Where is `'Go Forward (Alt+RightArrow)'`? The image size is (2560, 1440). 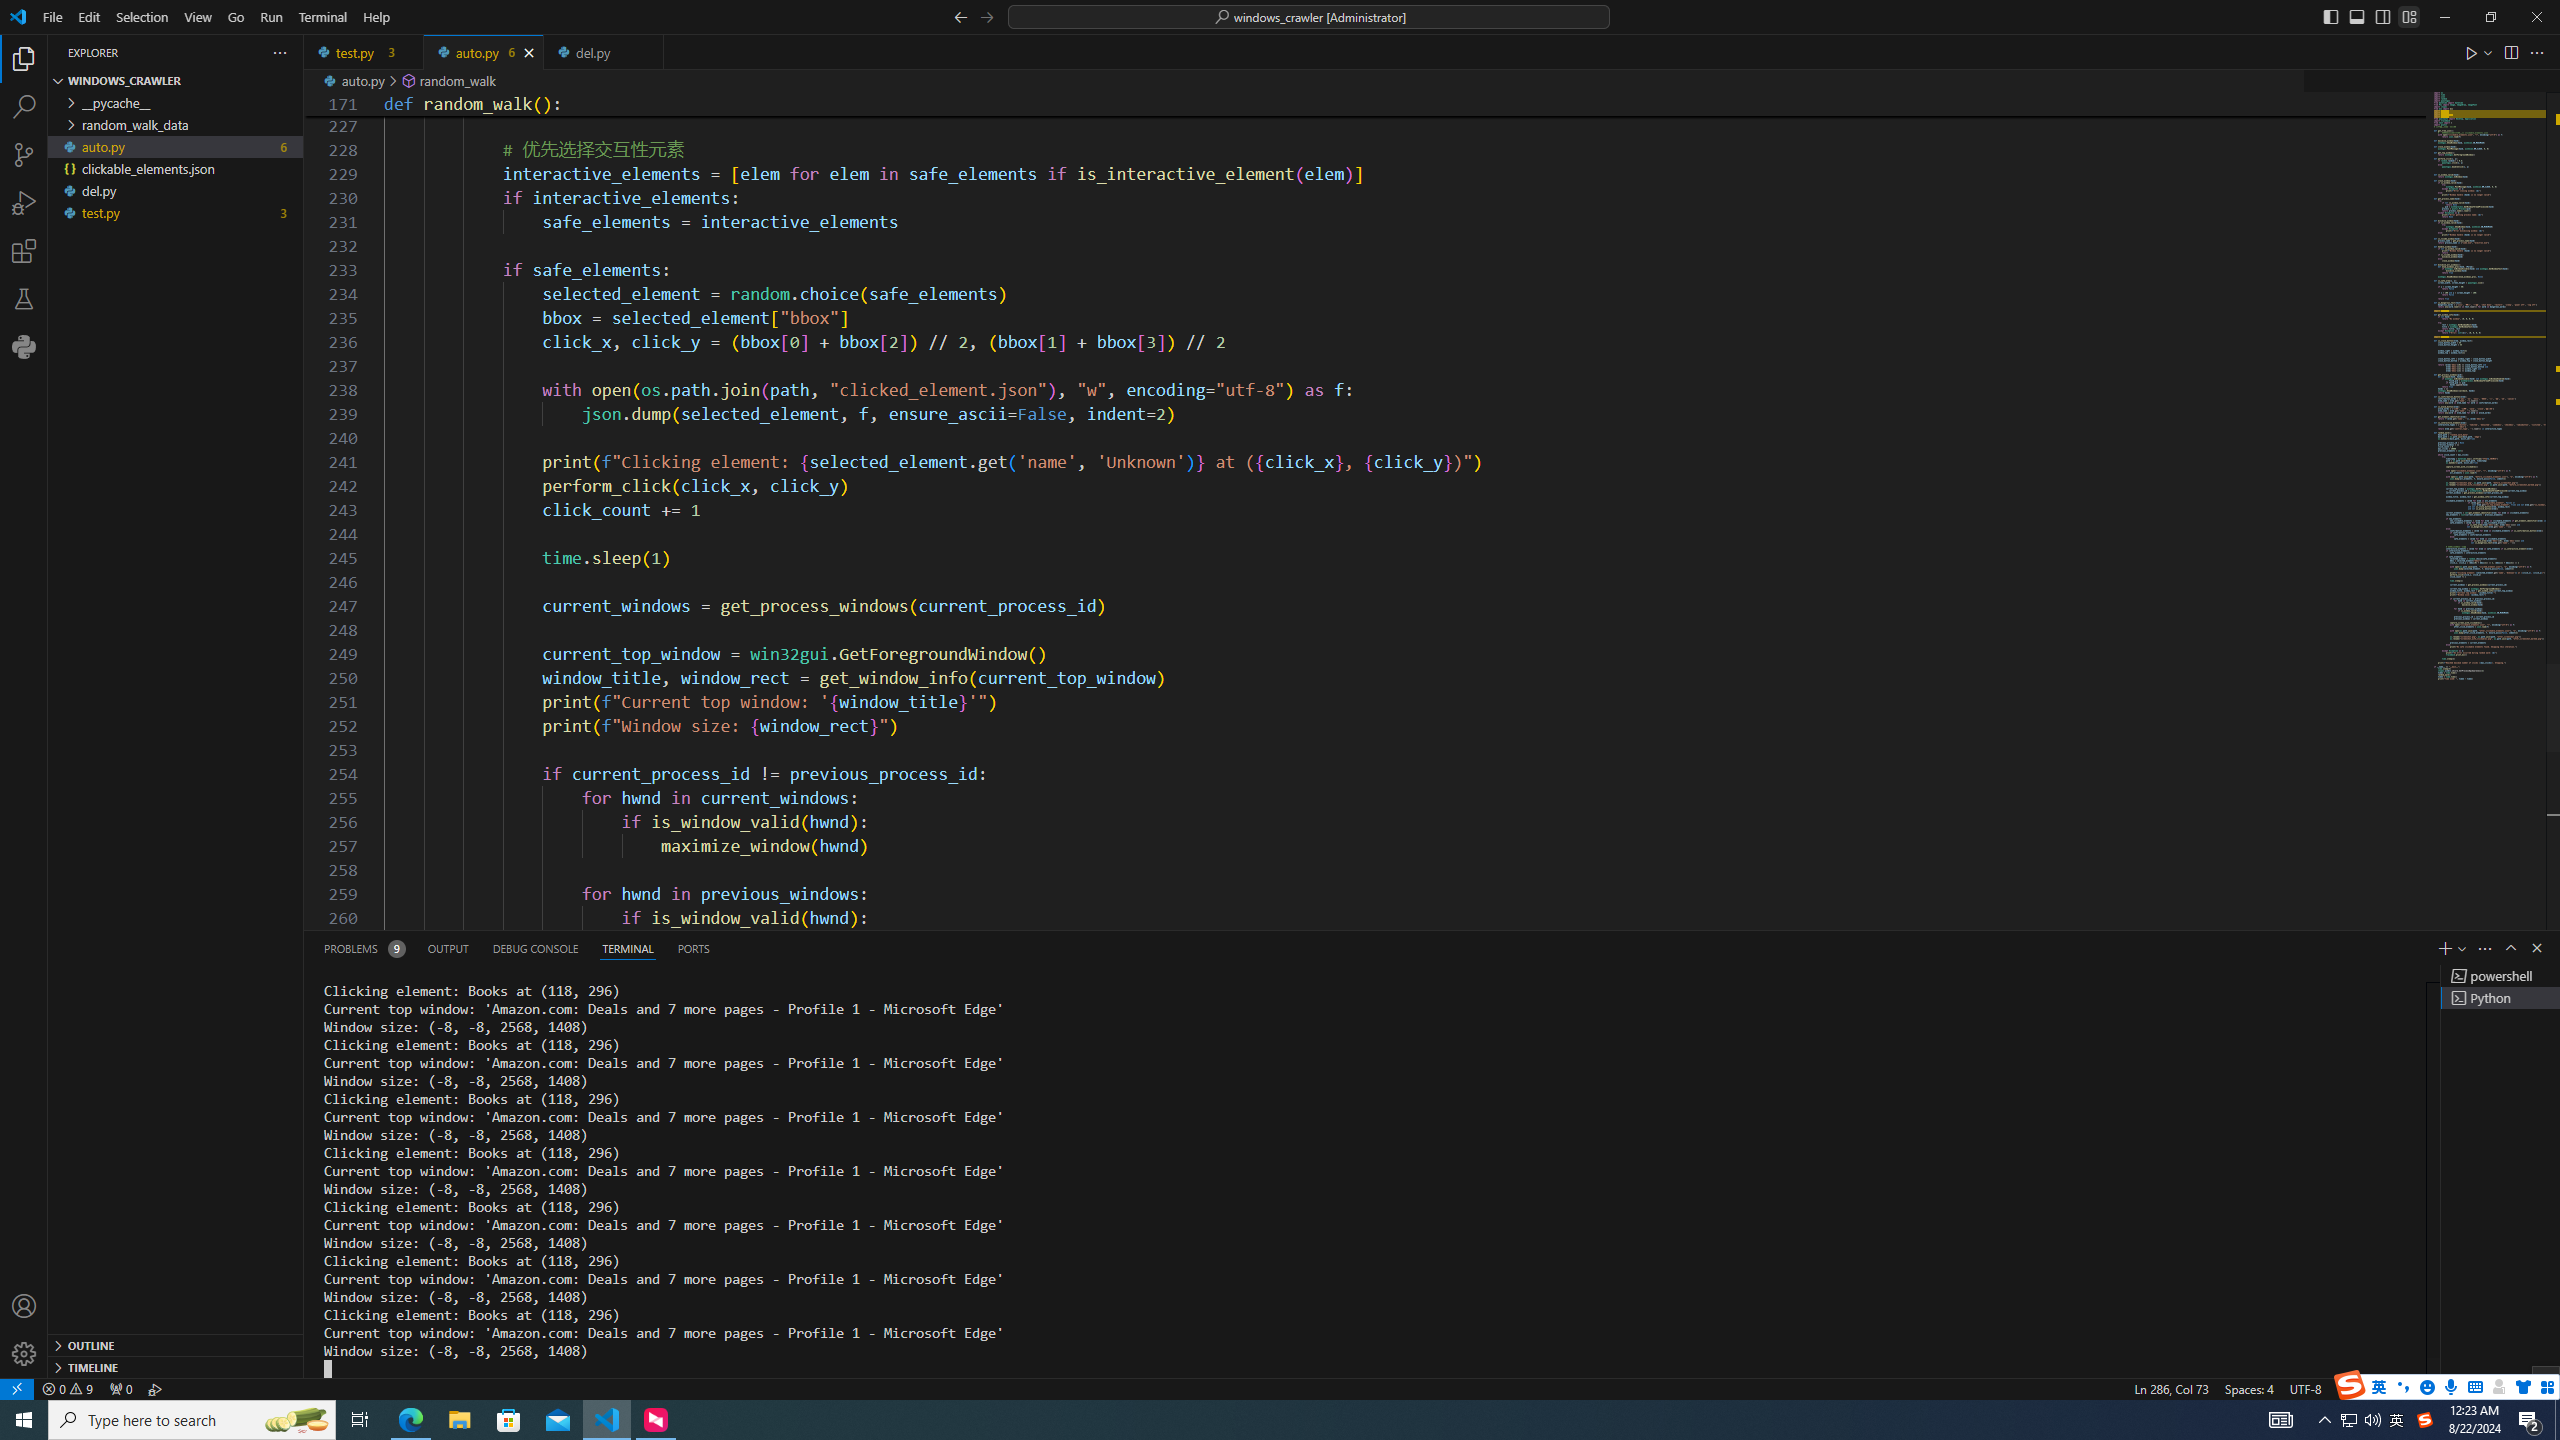
'Go Forward (Alt+RightArrow)' is located at coordinates (986, 15).